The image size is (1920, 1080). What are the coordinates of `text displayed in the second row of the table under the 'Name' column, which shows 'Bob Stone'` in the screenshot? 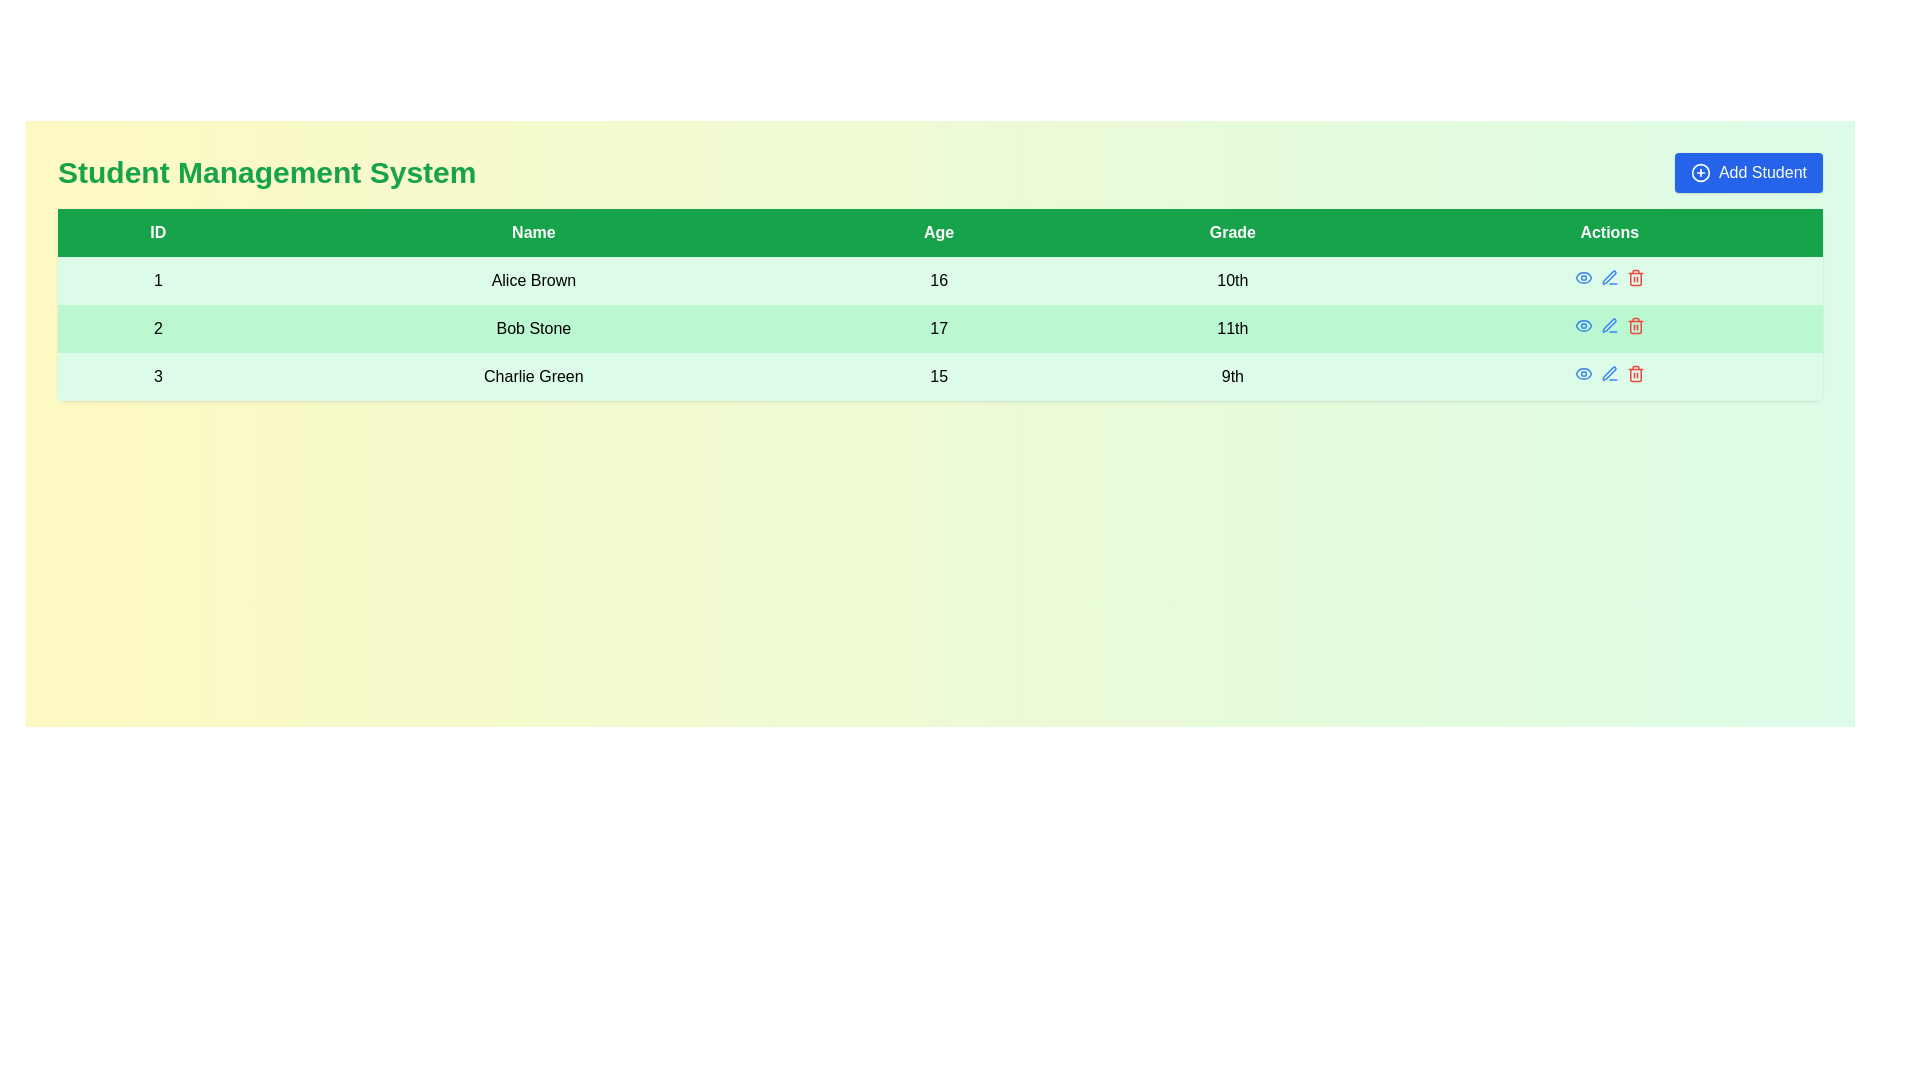 It's located at (533, 327).